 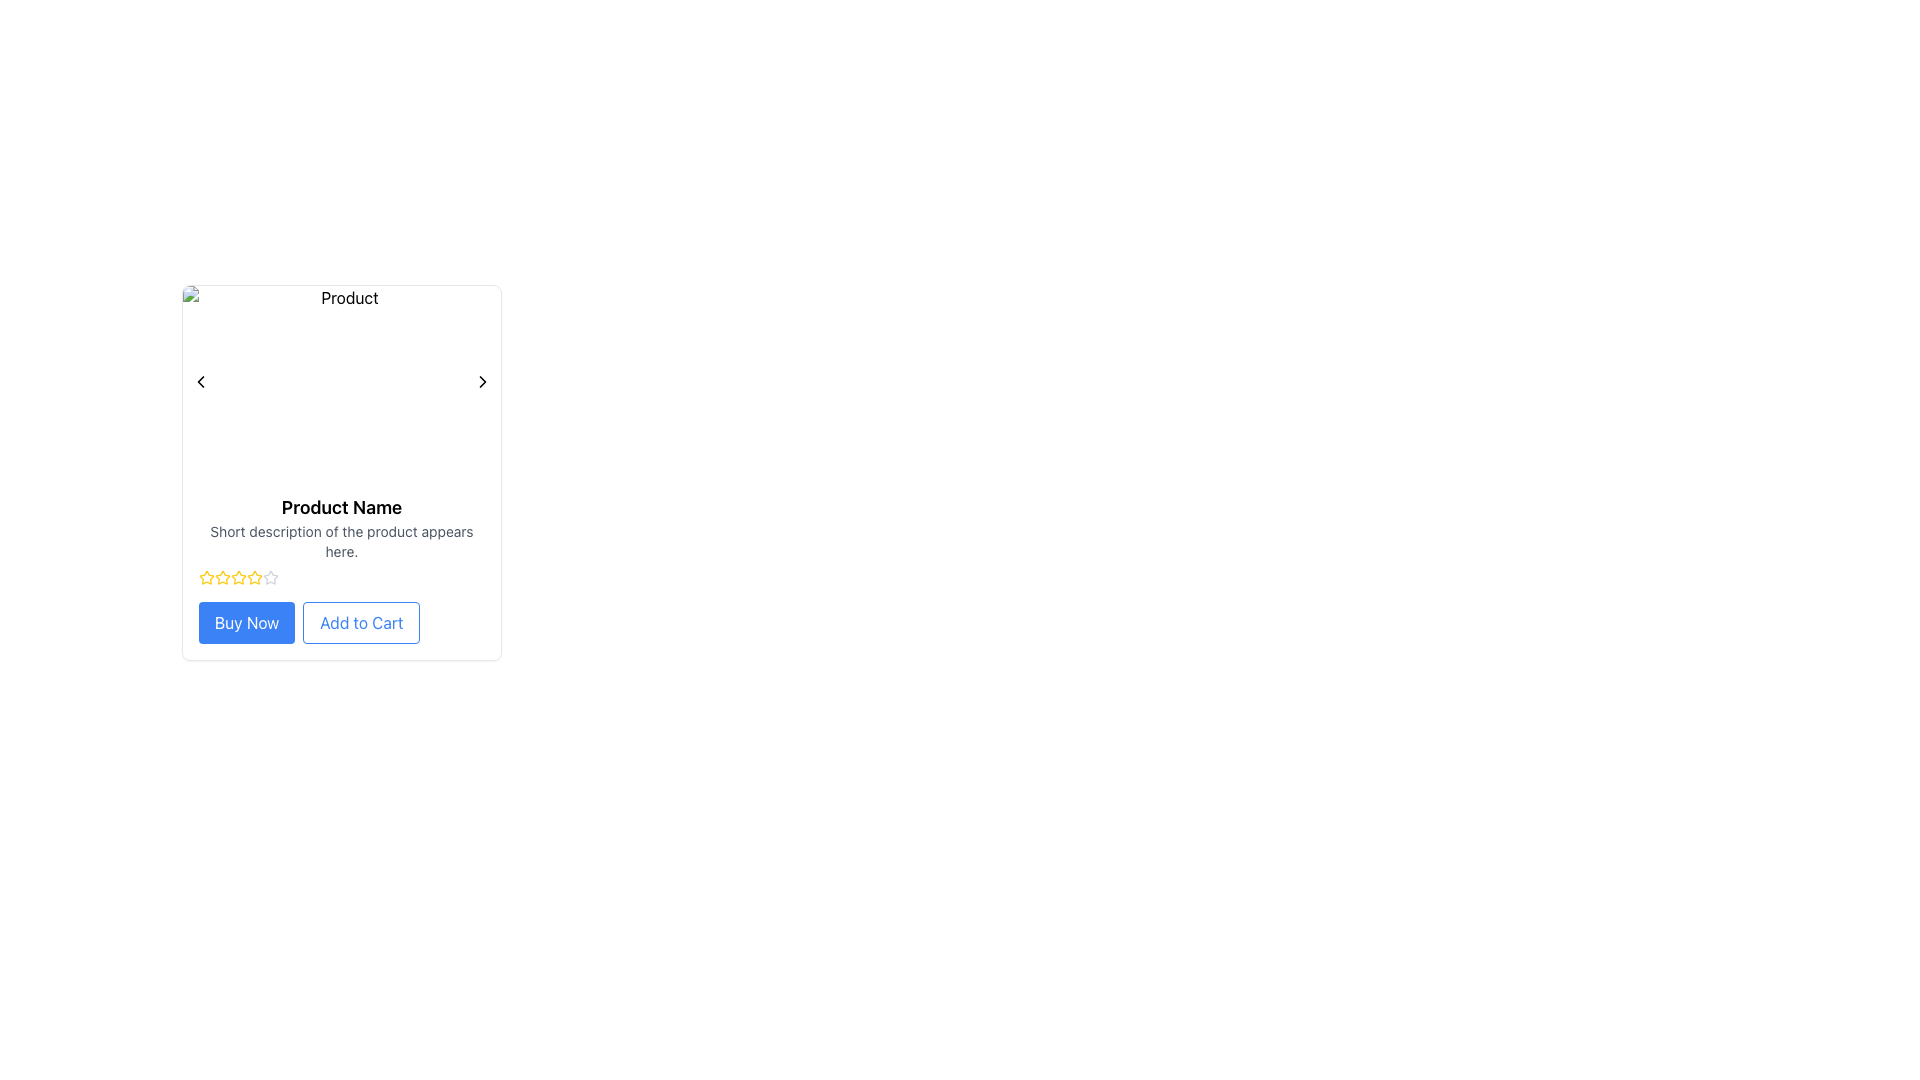 I want to click on the purchase button located in the lower-left section of the card component, which initiates the purchasing process, to observe potential hover effects, so click(x=246, y=622).